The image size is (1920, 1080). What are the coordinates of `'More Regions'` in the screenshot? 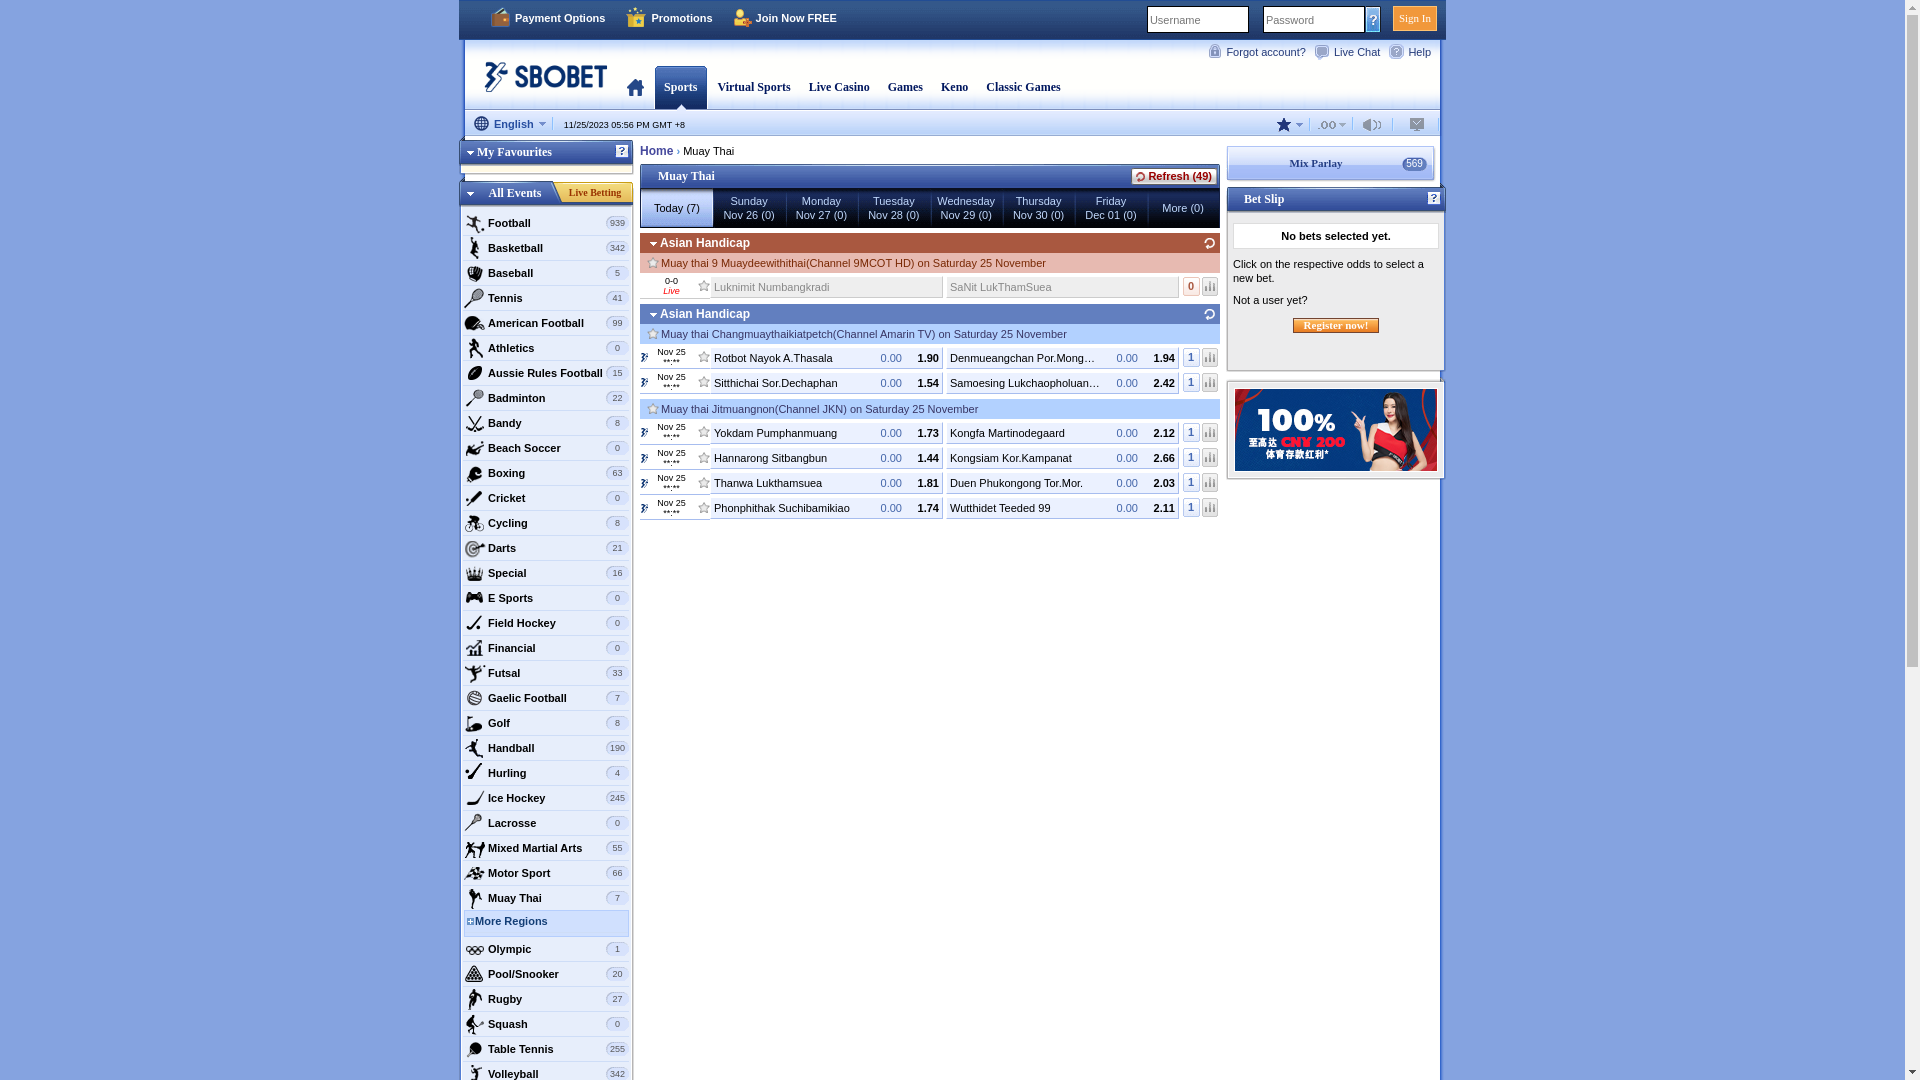 It's located at (551, 922).